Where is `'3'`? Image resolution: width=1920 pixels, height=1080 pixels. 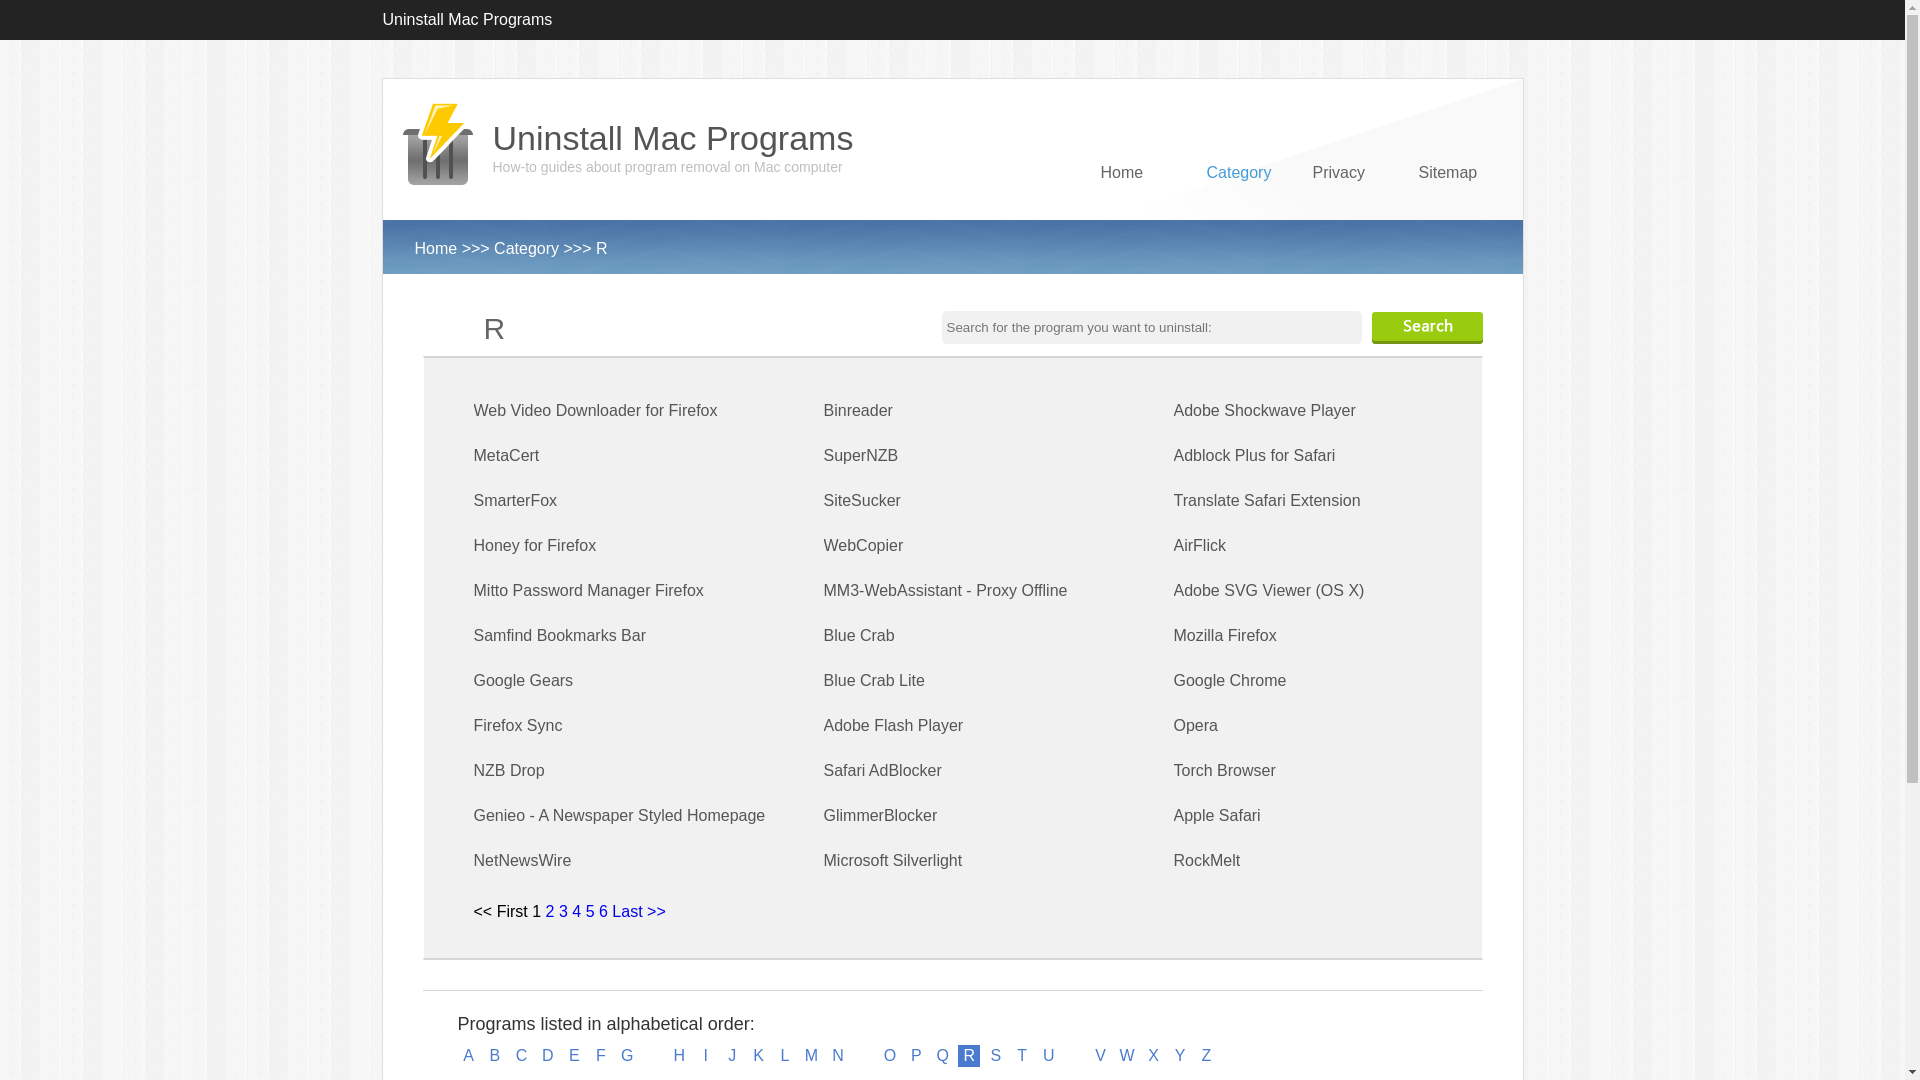 '3' is located at coordinates (558, 911).